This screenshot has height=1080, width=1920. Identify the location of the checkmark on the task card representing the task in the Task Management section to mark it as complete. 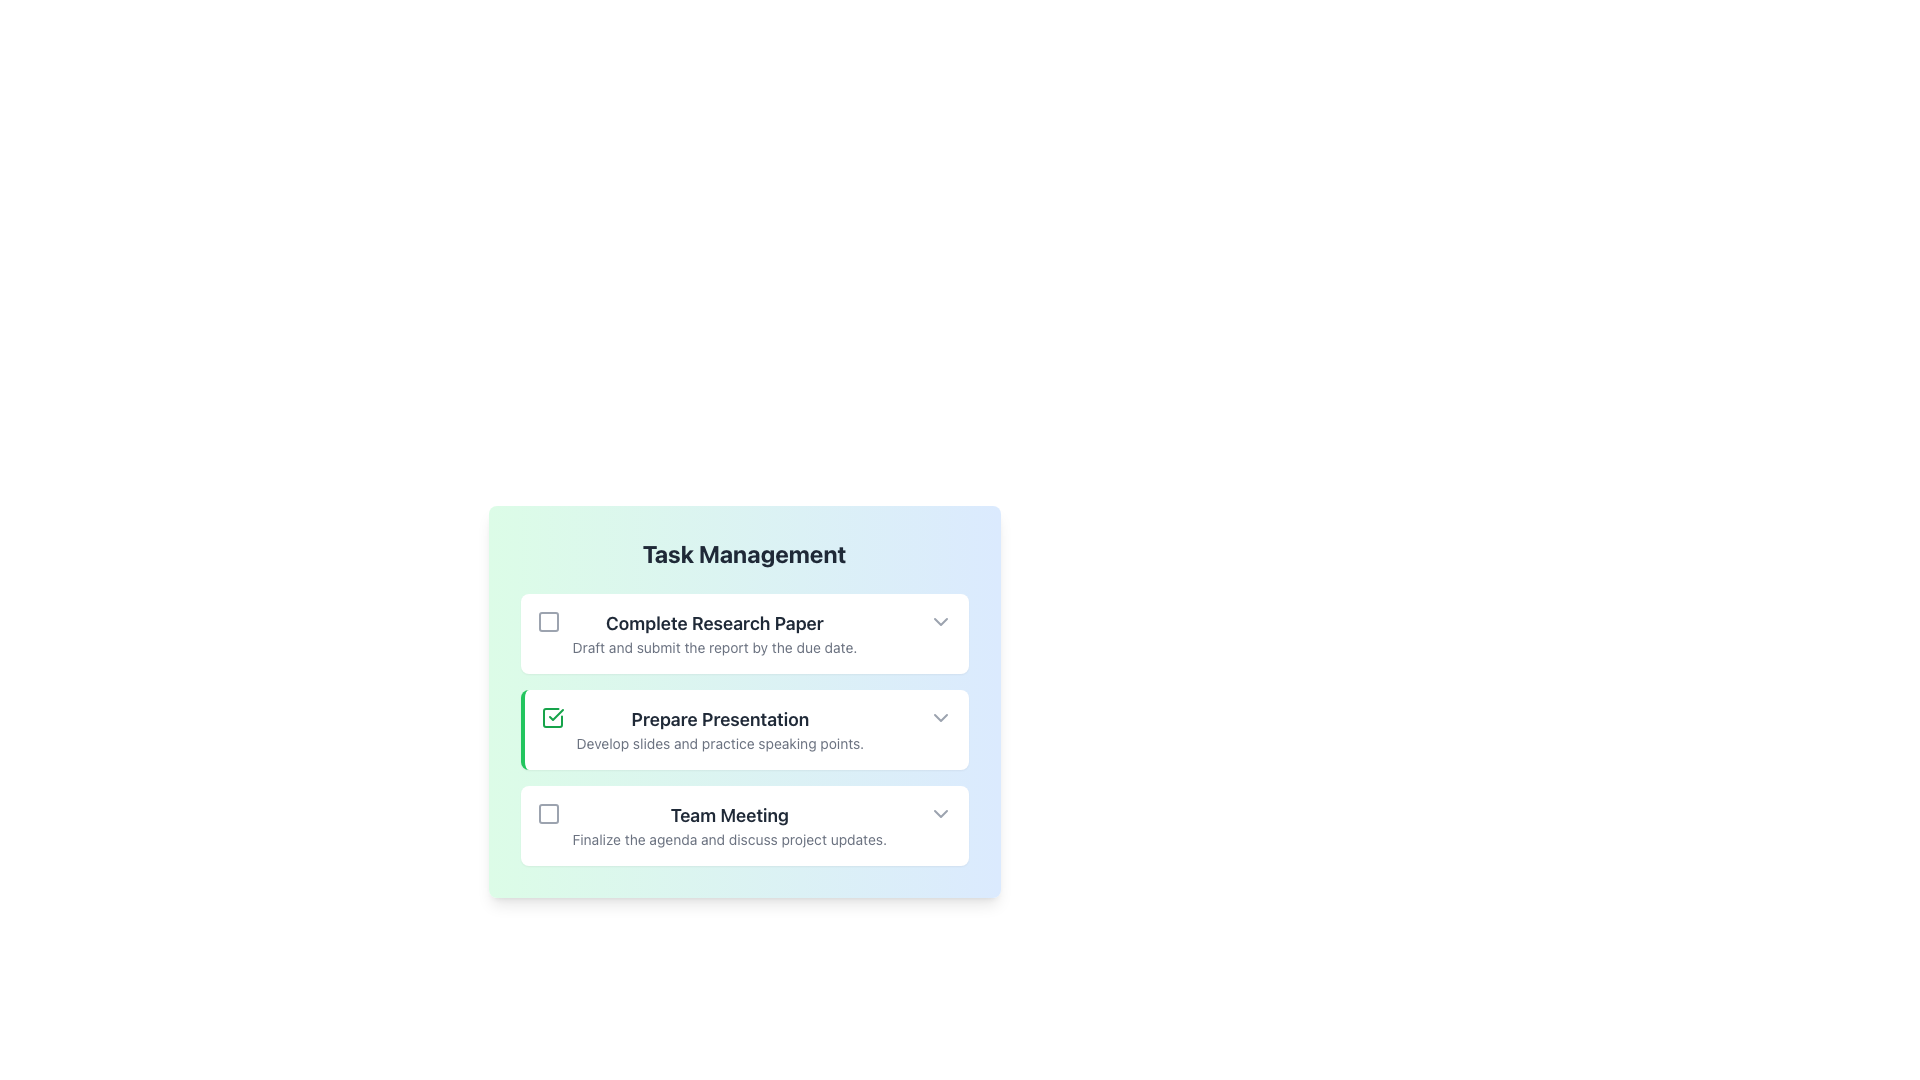
(743, 729).